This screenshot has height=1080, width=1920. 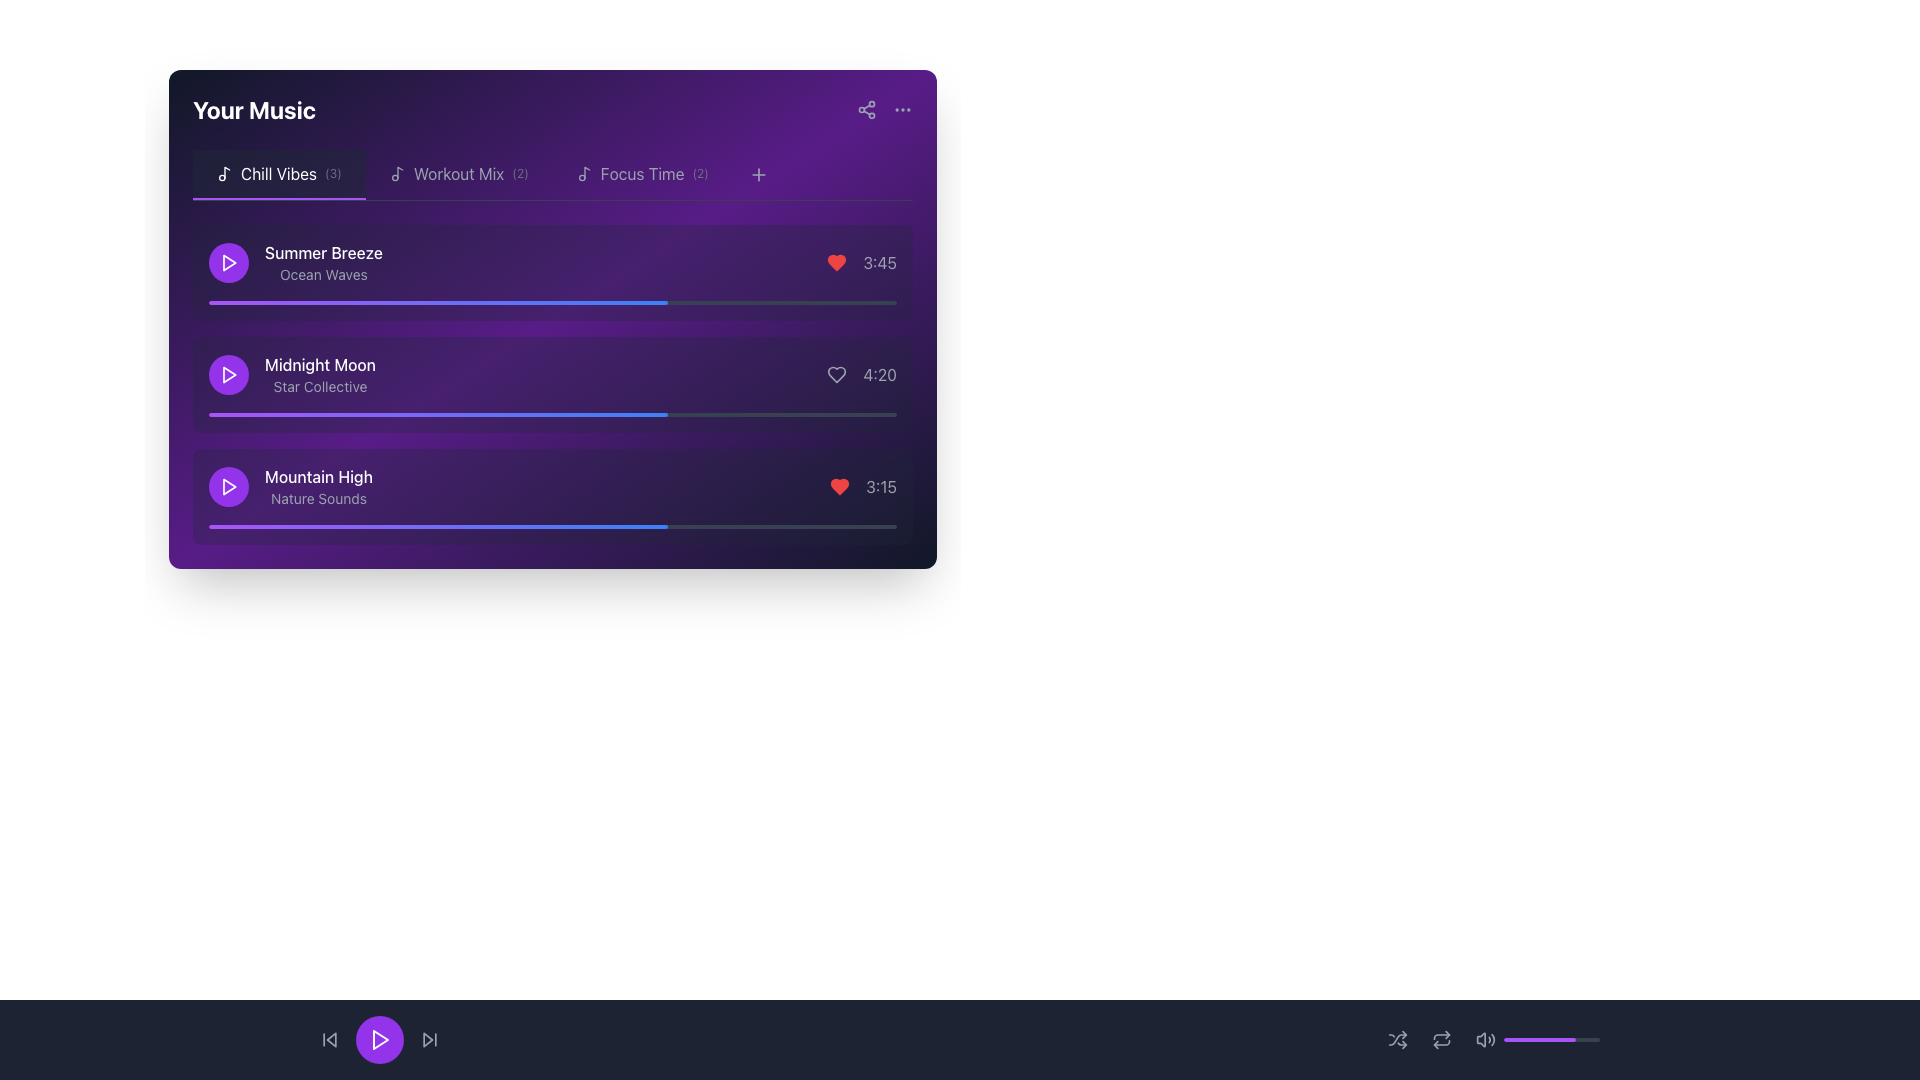 What do you see at coordinates (253, 110) in the screenshot?
I see `the text 'Your Music', which is styled in bold and enlarged white font, located at the top-left of the dark-themed interface with a purple gradient background` at bounding box center [253, 110].